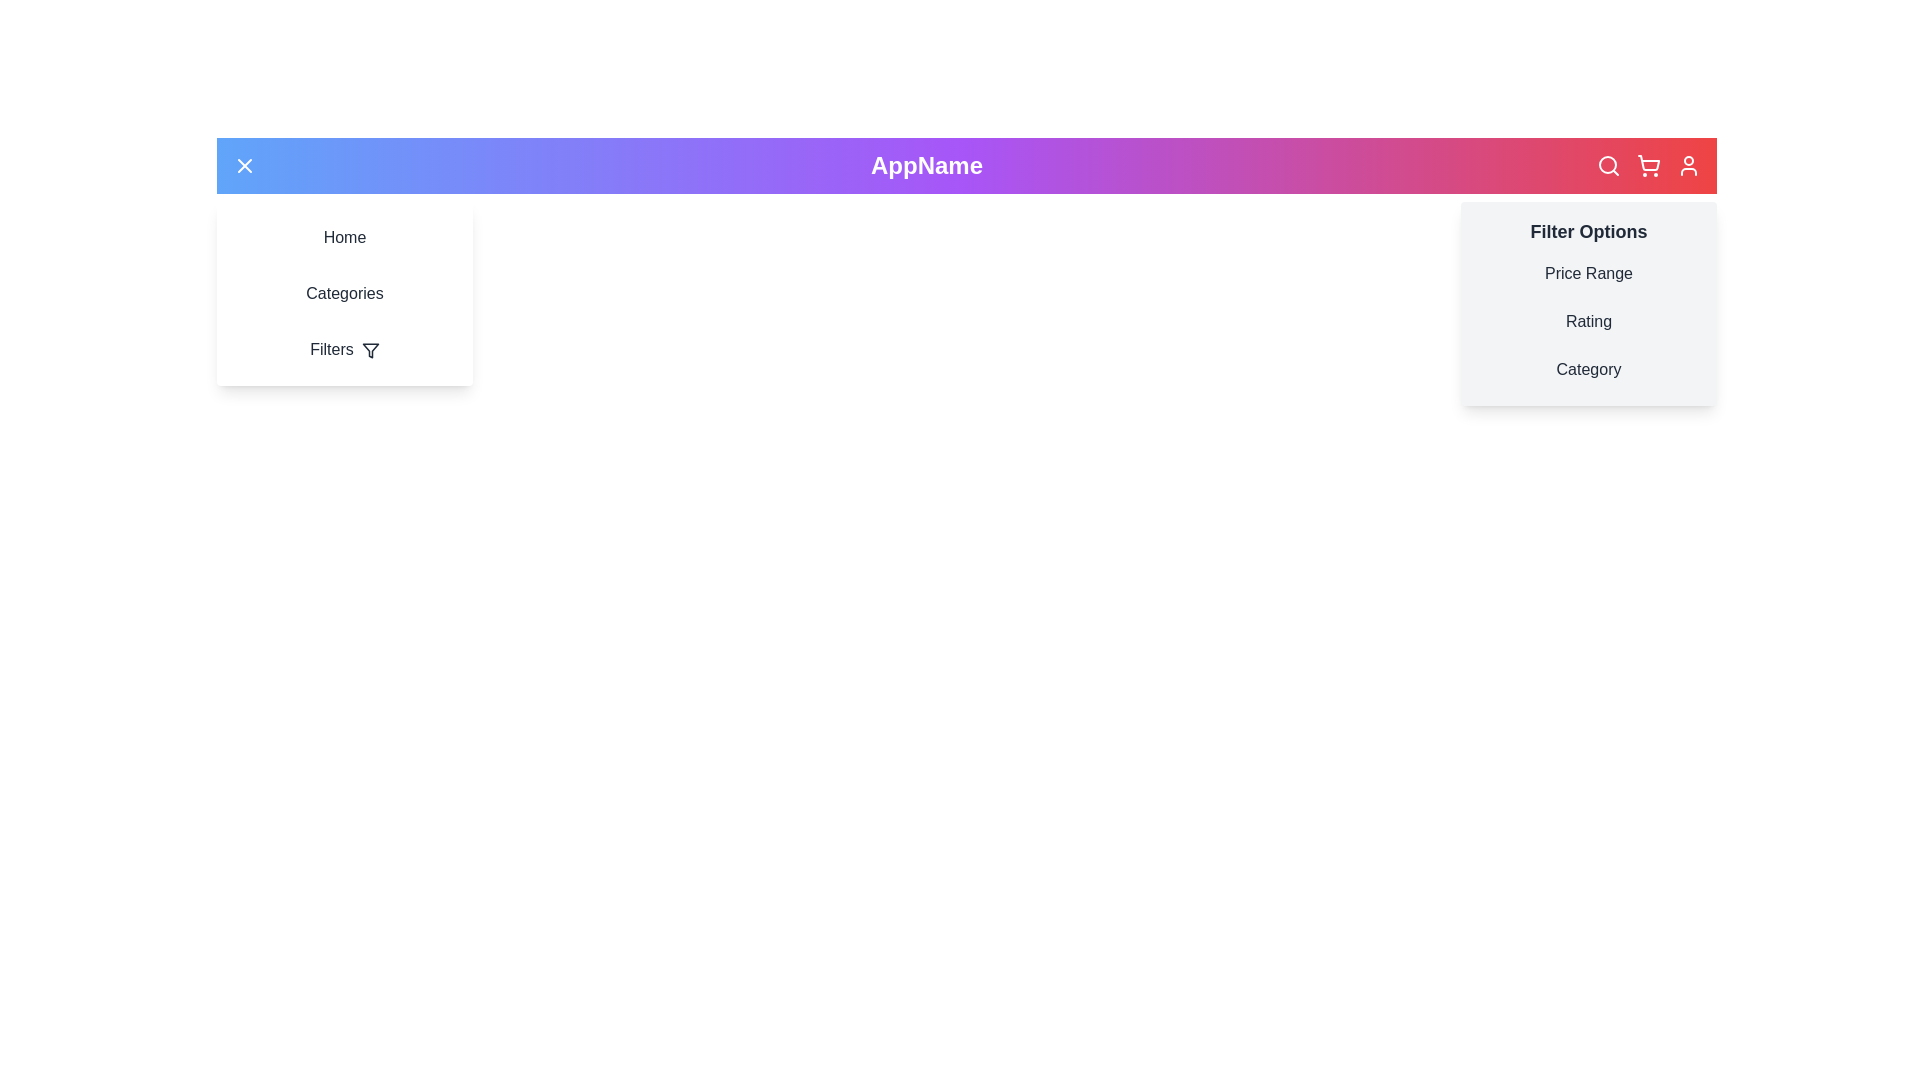 Image resolution: width=1920 pixels, height=1080 pixels. Describe the element at coordinates (370, 349) in the screenshot. I see `the filter funnel icon located to the right of the text 'Filters' in the dropdown menu` at that location.